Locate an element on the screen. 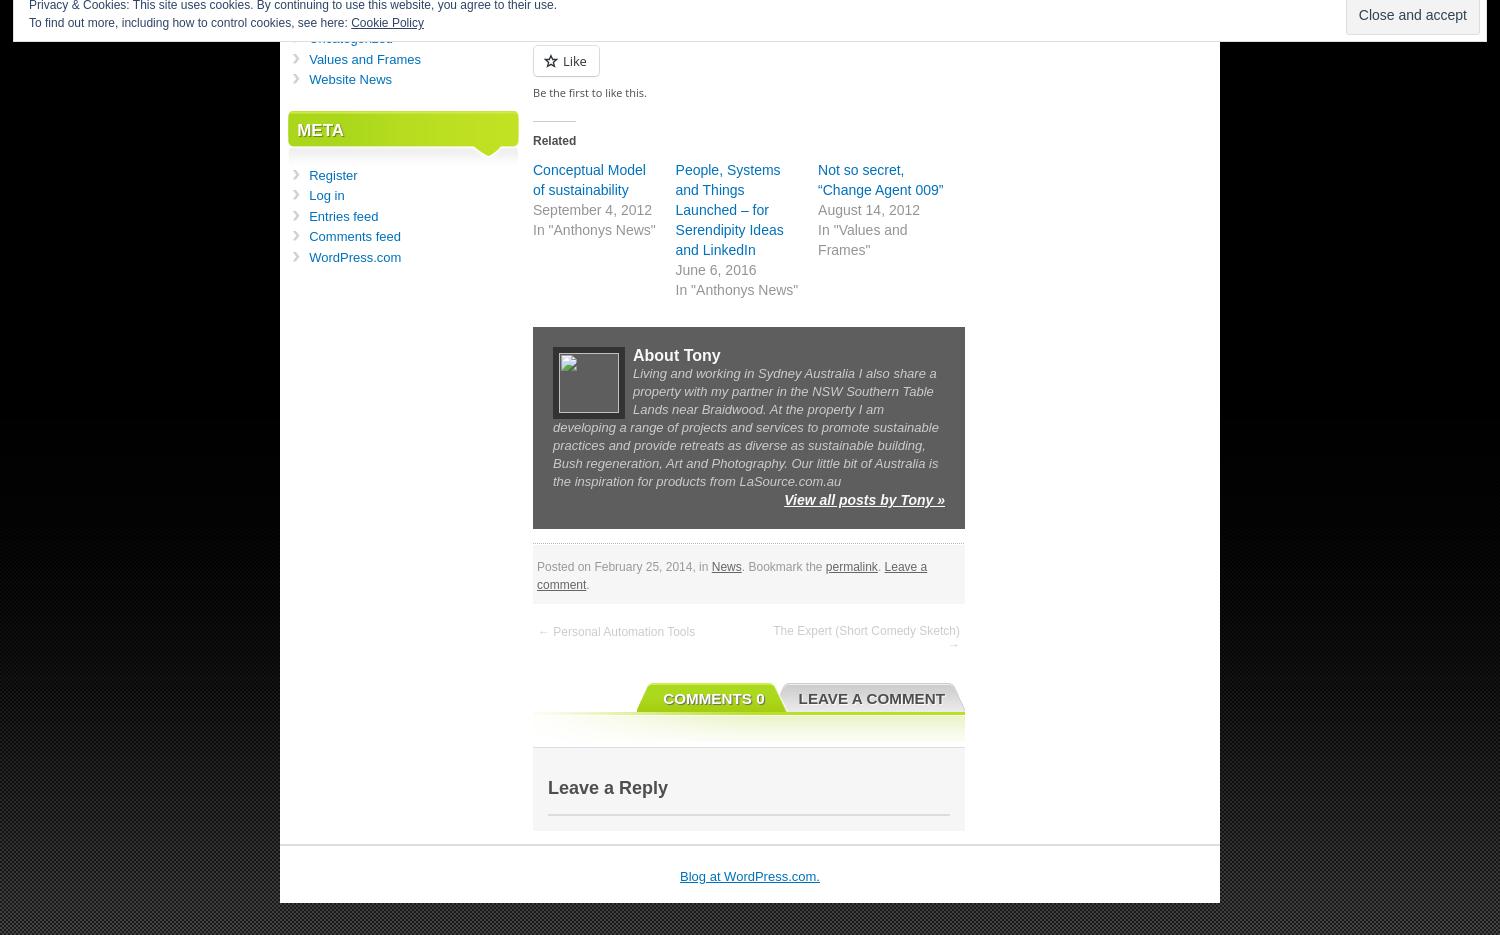  'Entries feed' is located at coordinates (342, 215).